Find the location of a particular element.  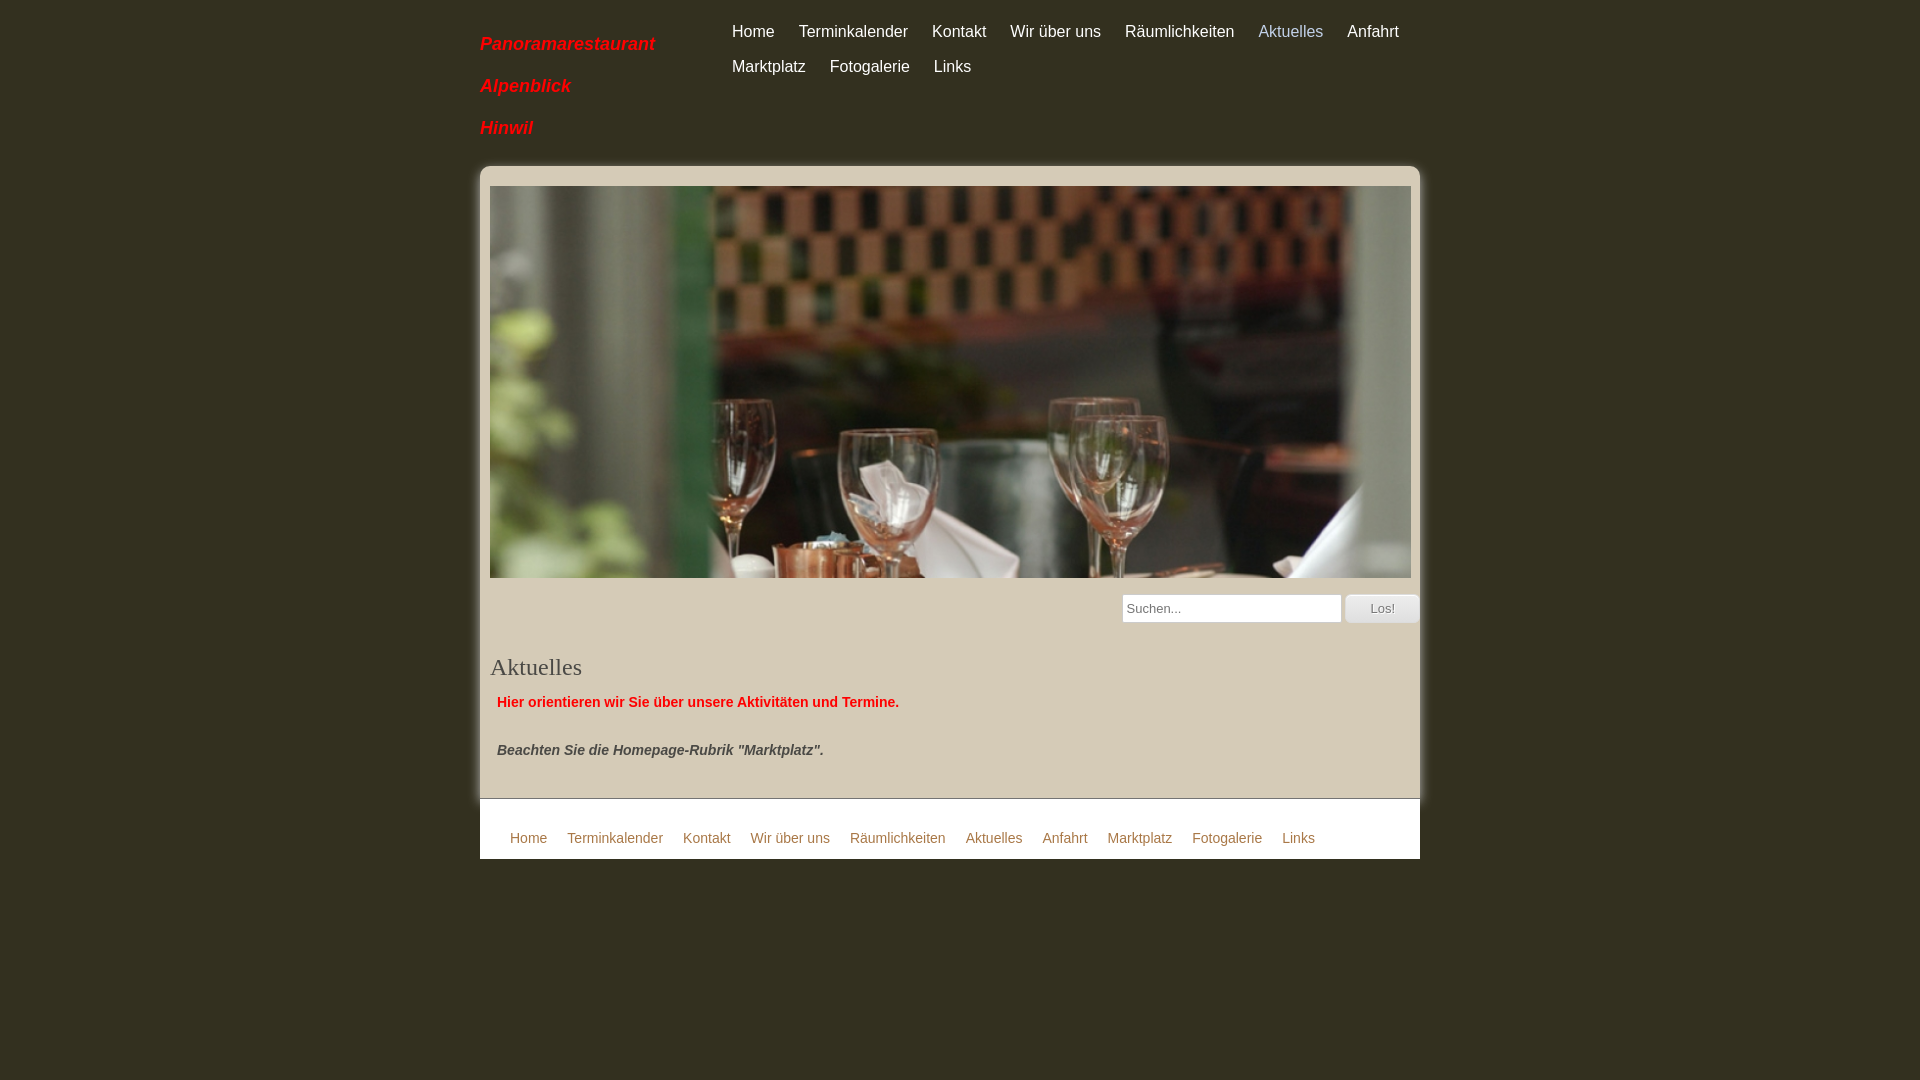

'Kontakt' is located at coordinates (706, 837).